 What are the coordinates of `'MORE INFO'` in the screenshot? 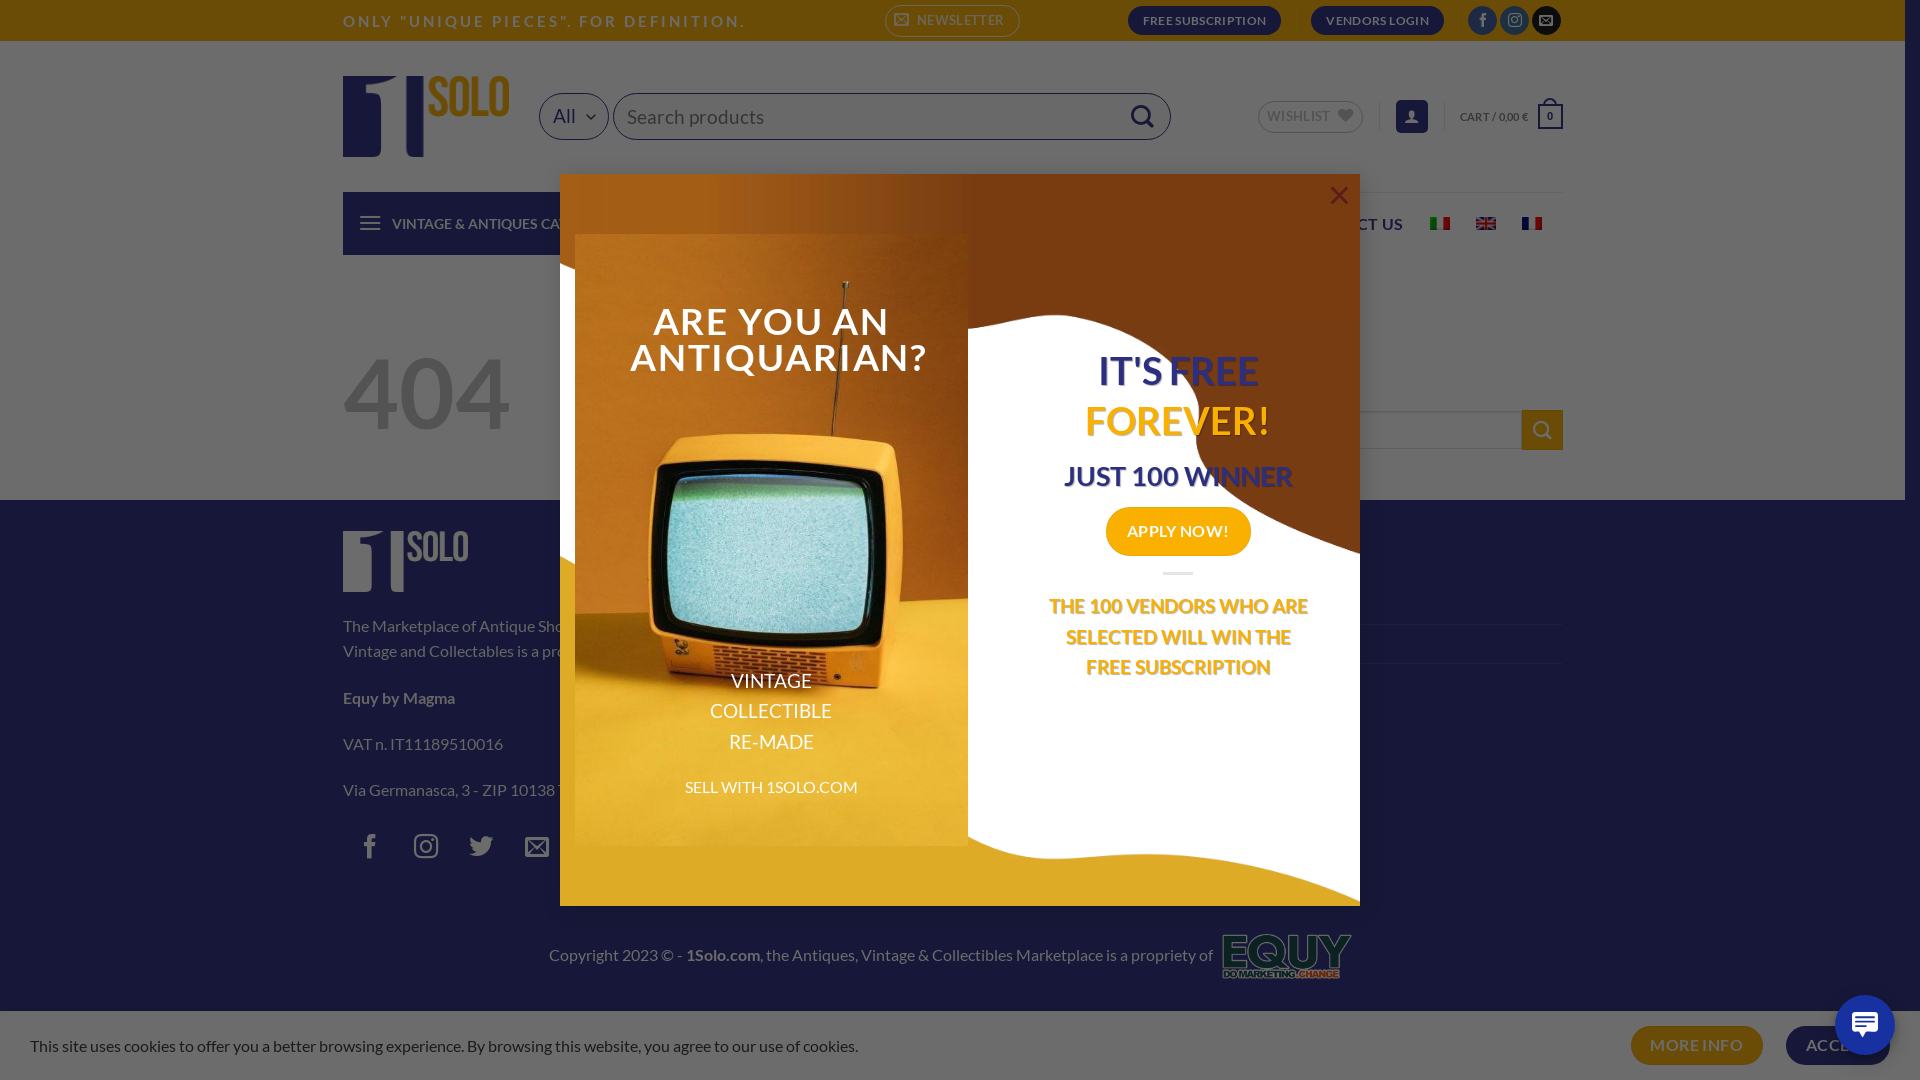 It's located at (1696, 1044).